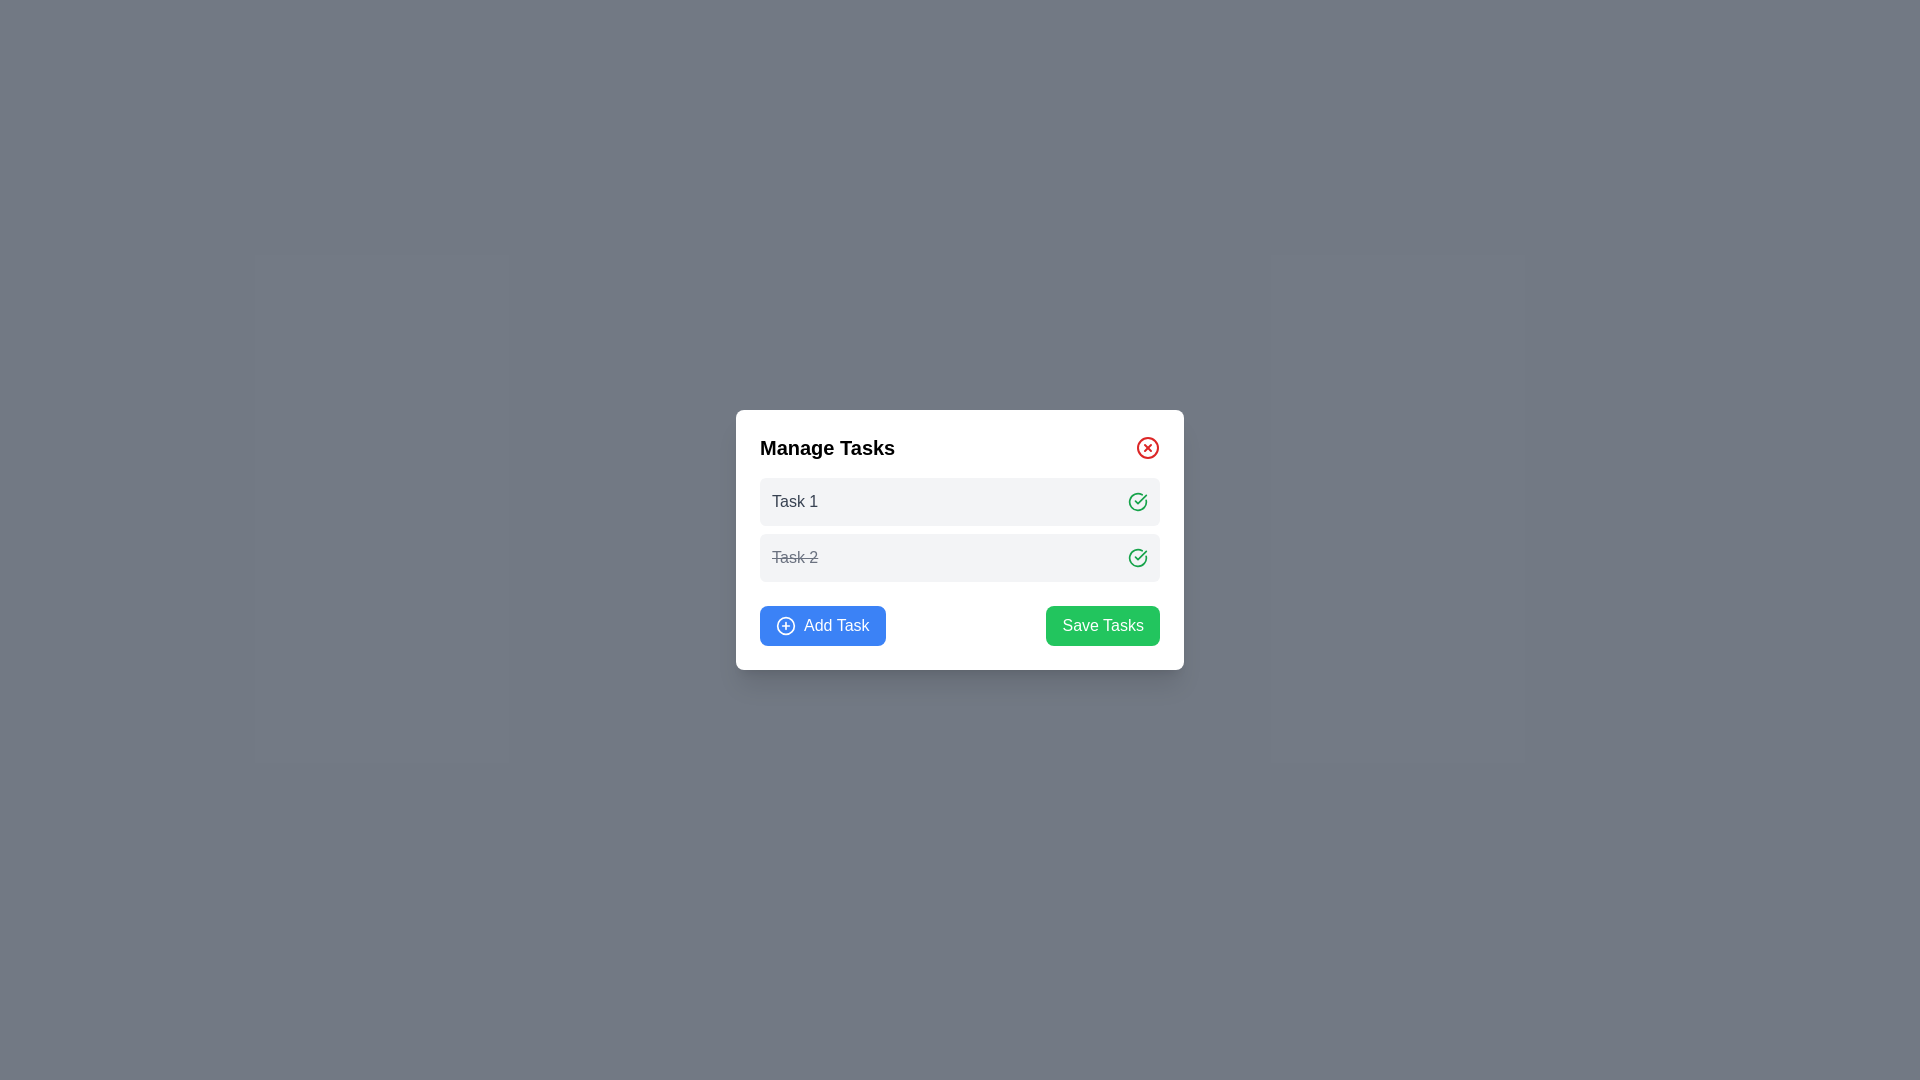 The image size is (1920, 1080). What do you see at coordinates (785, 624) in the screenshot?
I see `the circular icon with a plus sign in the middle, located to the left of the text 'Add Task' in the bottom left corner of the task management dialog box` at bounding box center [785, 624].